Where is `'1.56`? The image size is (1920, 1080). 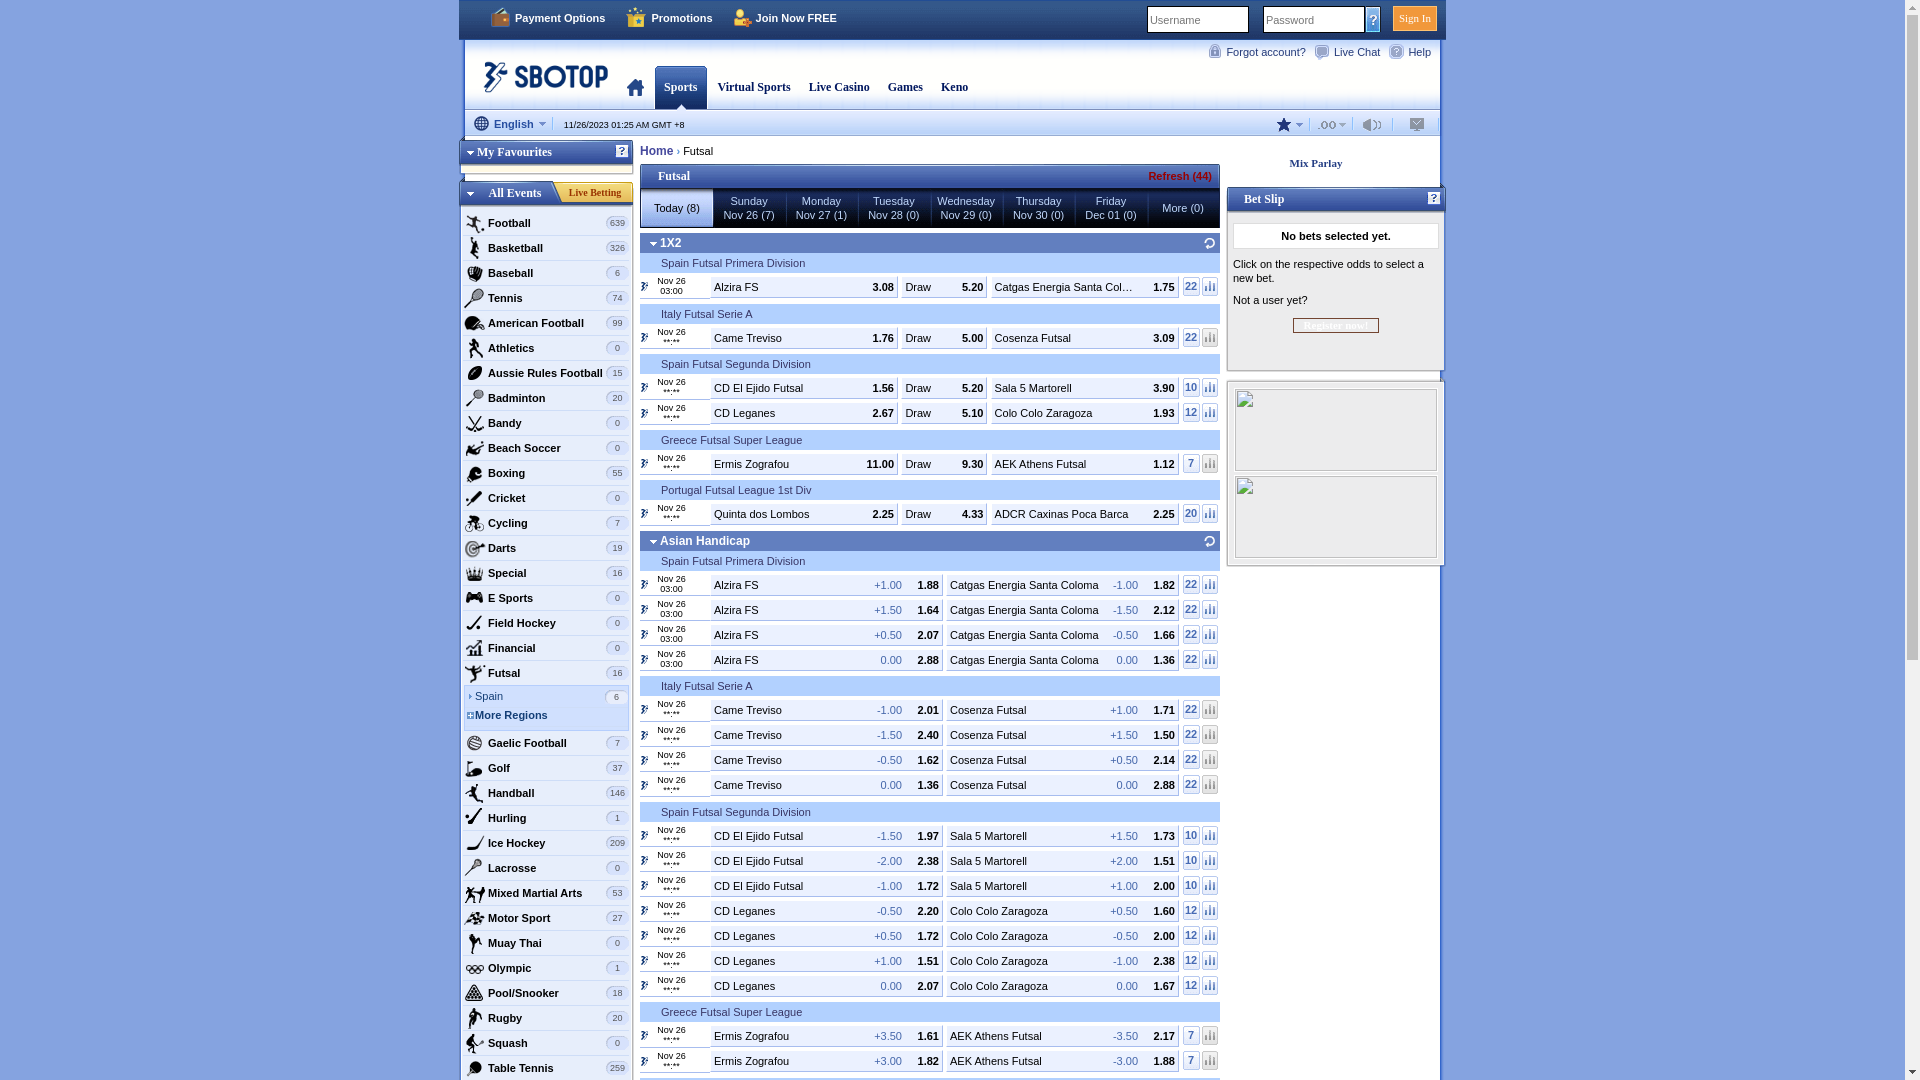
'1.56 is located at coordinates (804, 388).